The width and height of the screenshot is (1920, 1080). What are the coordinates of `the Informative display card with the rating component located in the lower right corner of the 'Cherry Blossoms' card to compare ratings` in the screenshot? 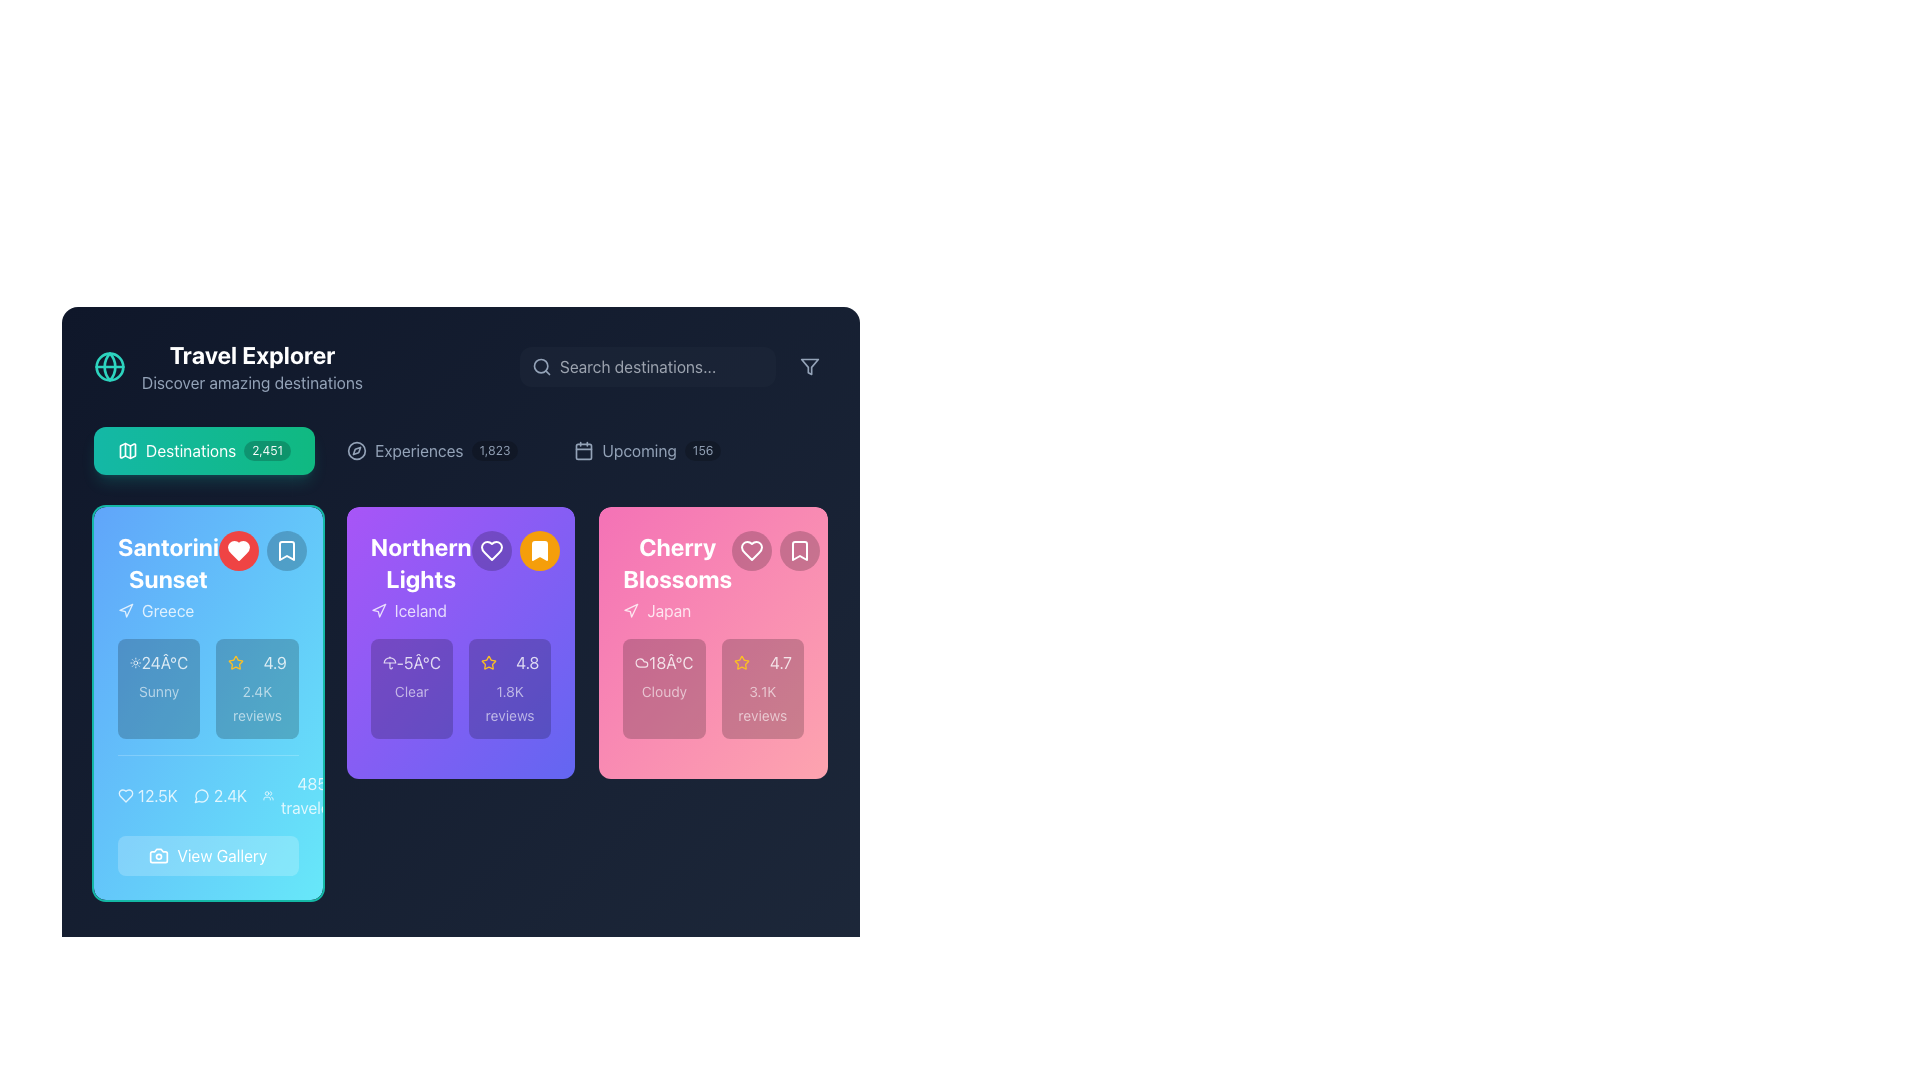 It's located at (761, 688).